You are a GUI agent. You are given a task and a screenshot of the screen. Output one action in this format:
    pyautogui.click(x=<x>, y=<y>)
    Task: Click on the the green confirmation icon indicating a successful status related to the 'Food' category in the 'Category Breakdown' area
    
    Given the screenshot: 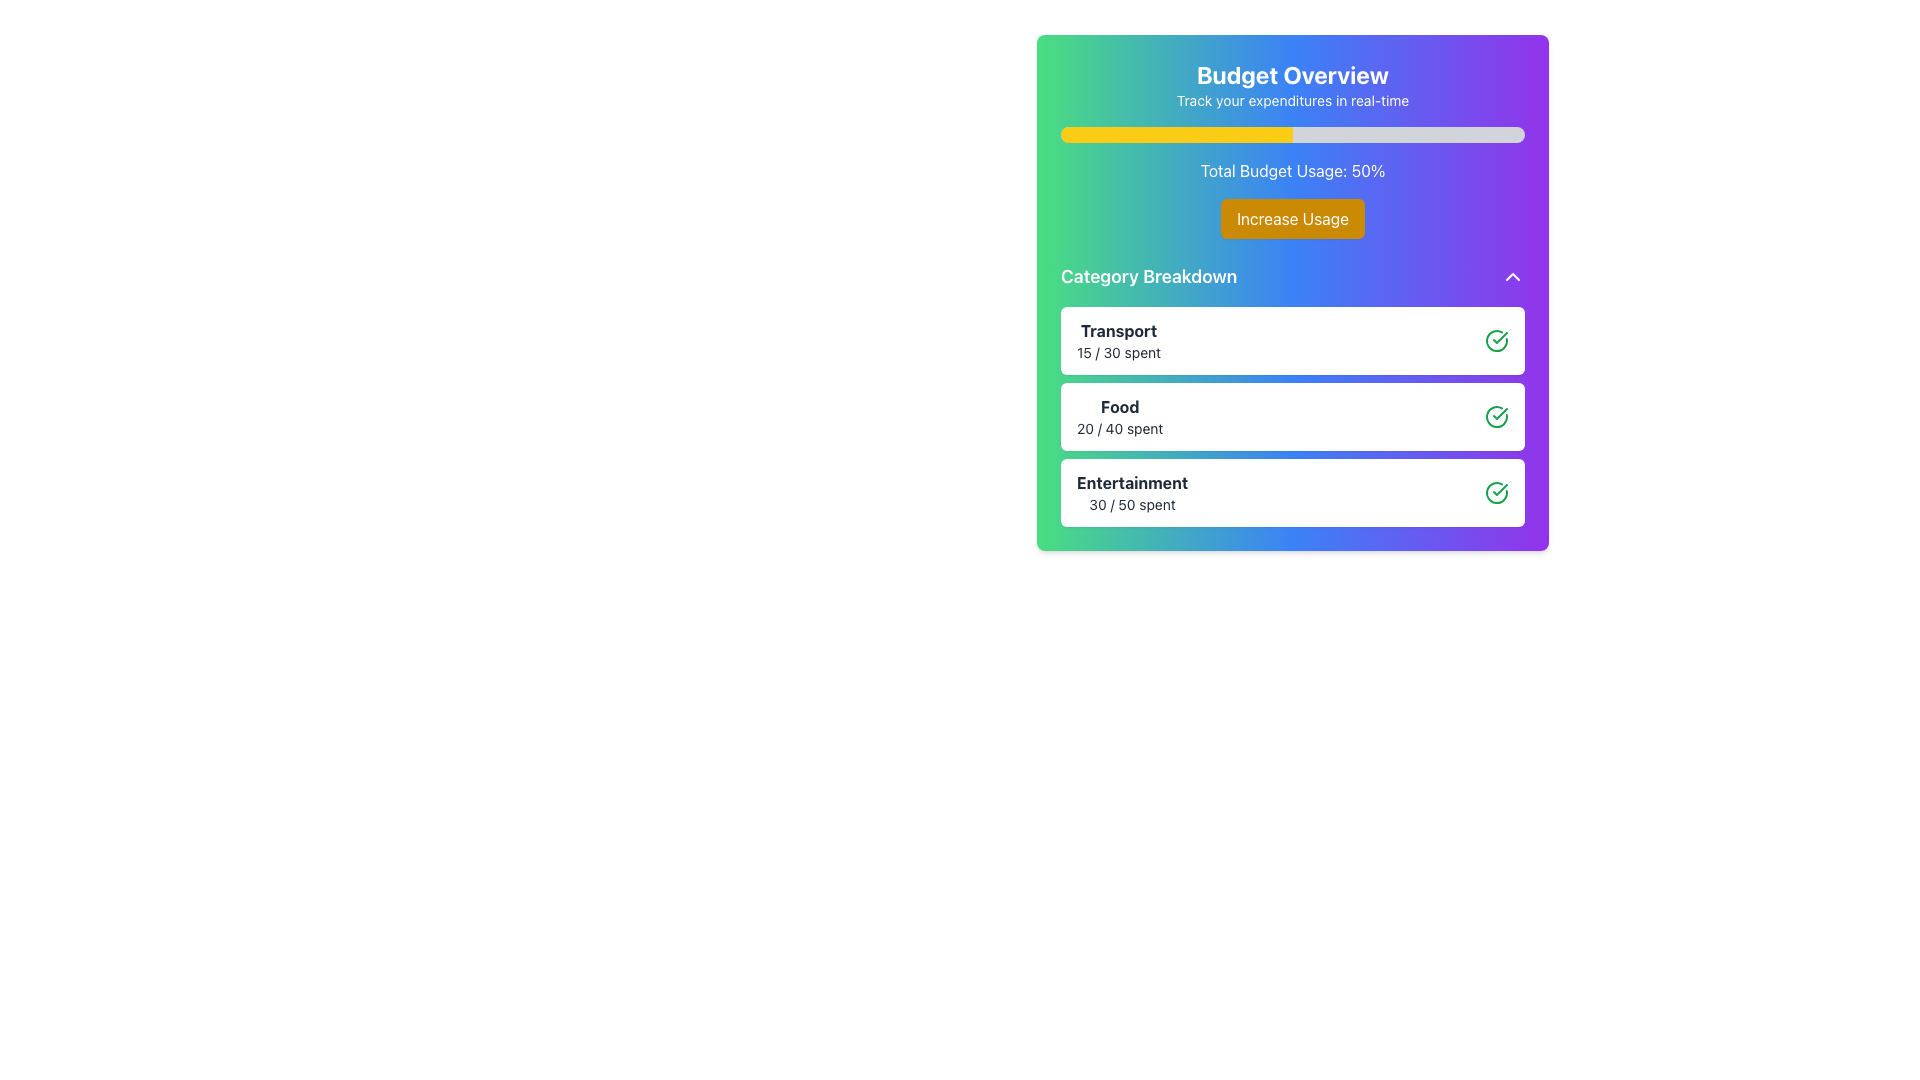 What is the action you would take?
    pyautogui.click(x=1497, y=415)
    